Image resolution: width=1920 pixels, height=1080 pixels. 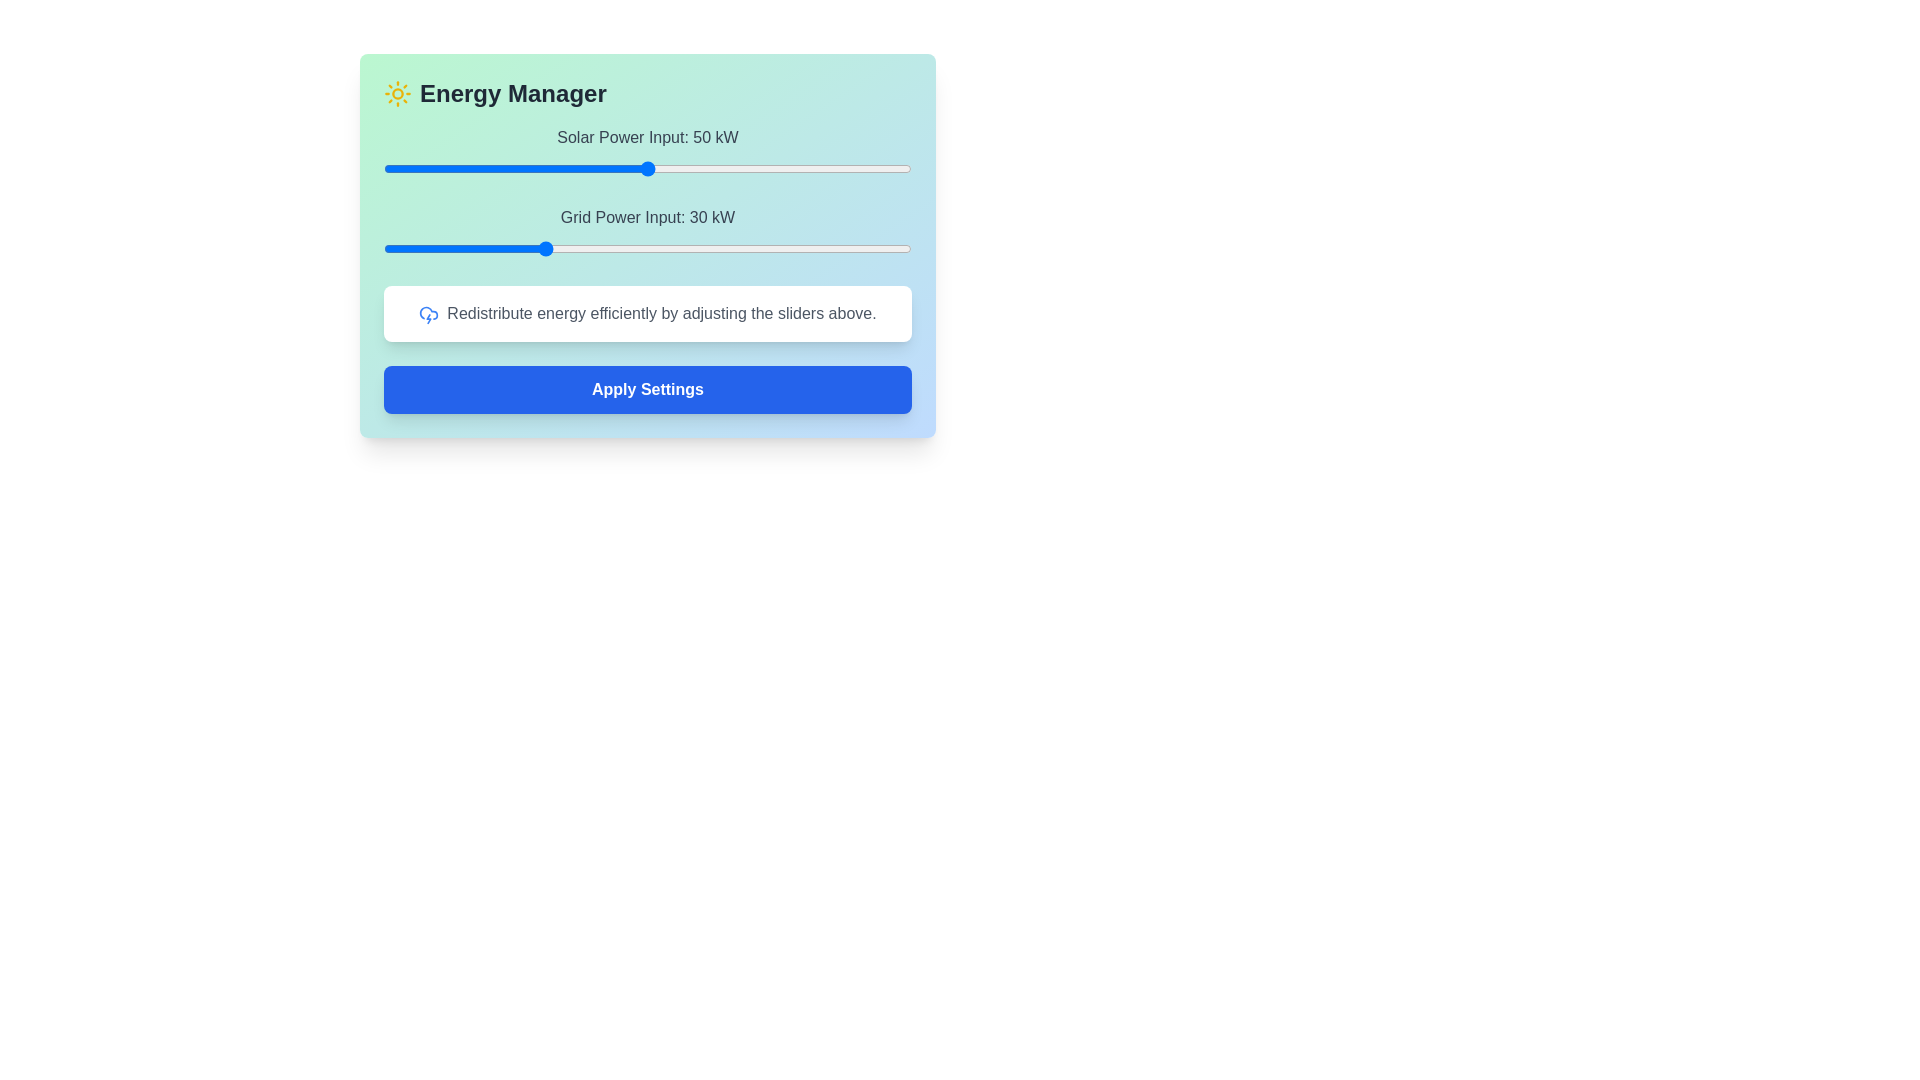 What do you see at coordinates (462, 168) in the screenshot?
I see `the Solar Power Input slider to 15 kW` at bounding box center [462, 168].